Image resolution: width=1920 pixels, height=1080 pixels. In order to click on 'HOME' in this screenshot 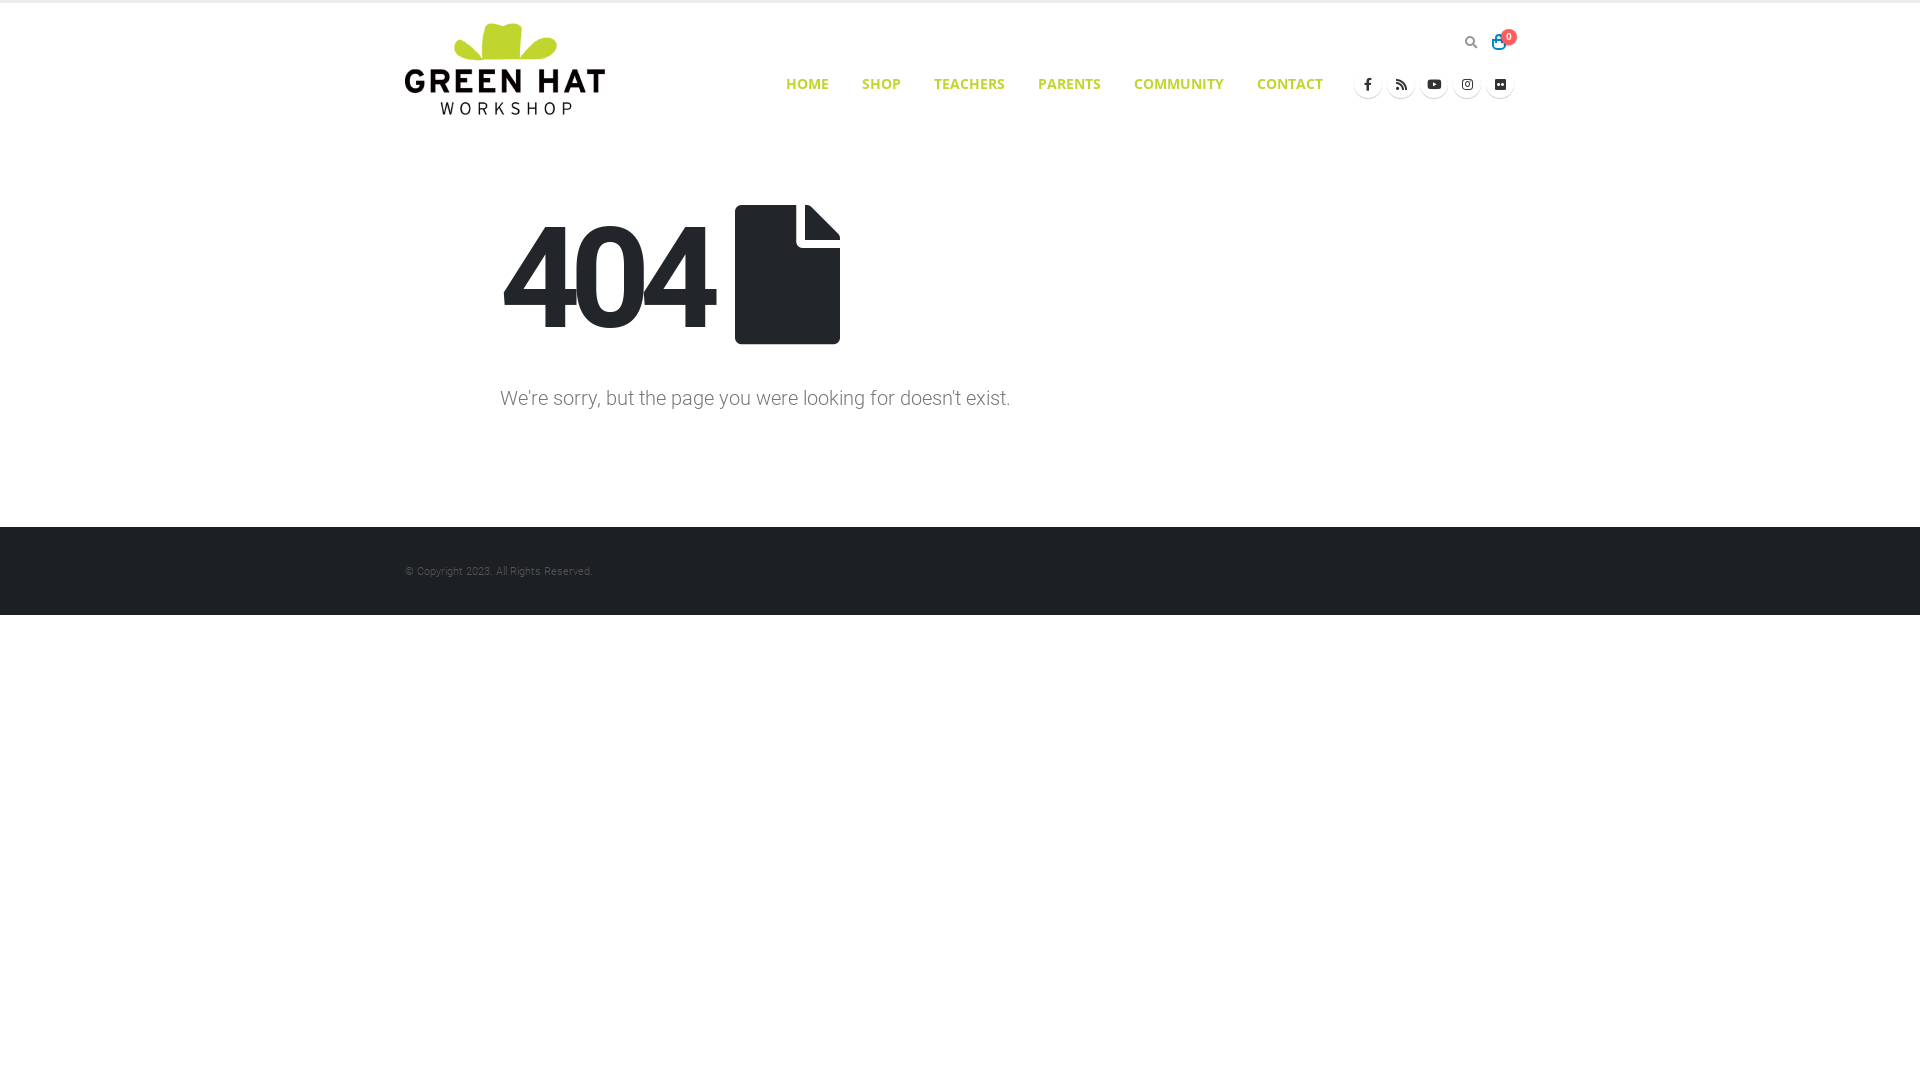, I will do `click(807, 83)`.